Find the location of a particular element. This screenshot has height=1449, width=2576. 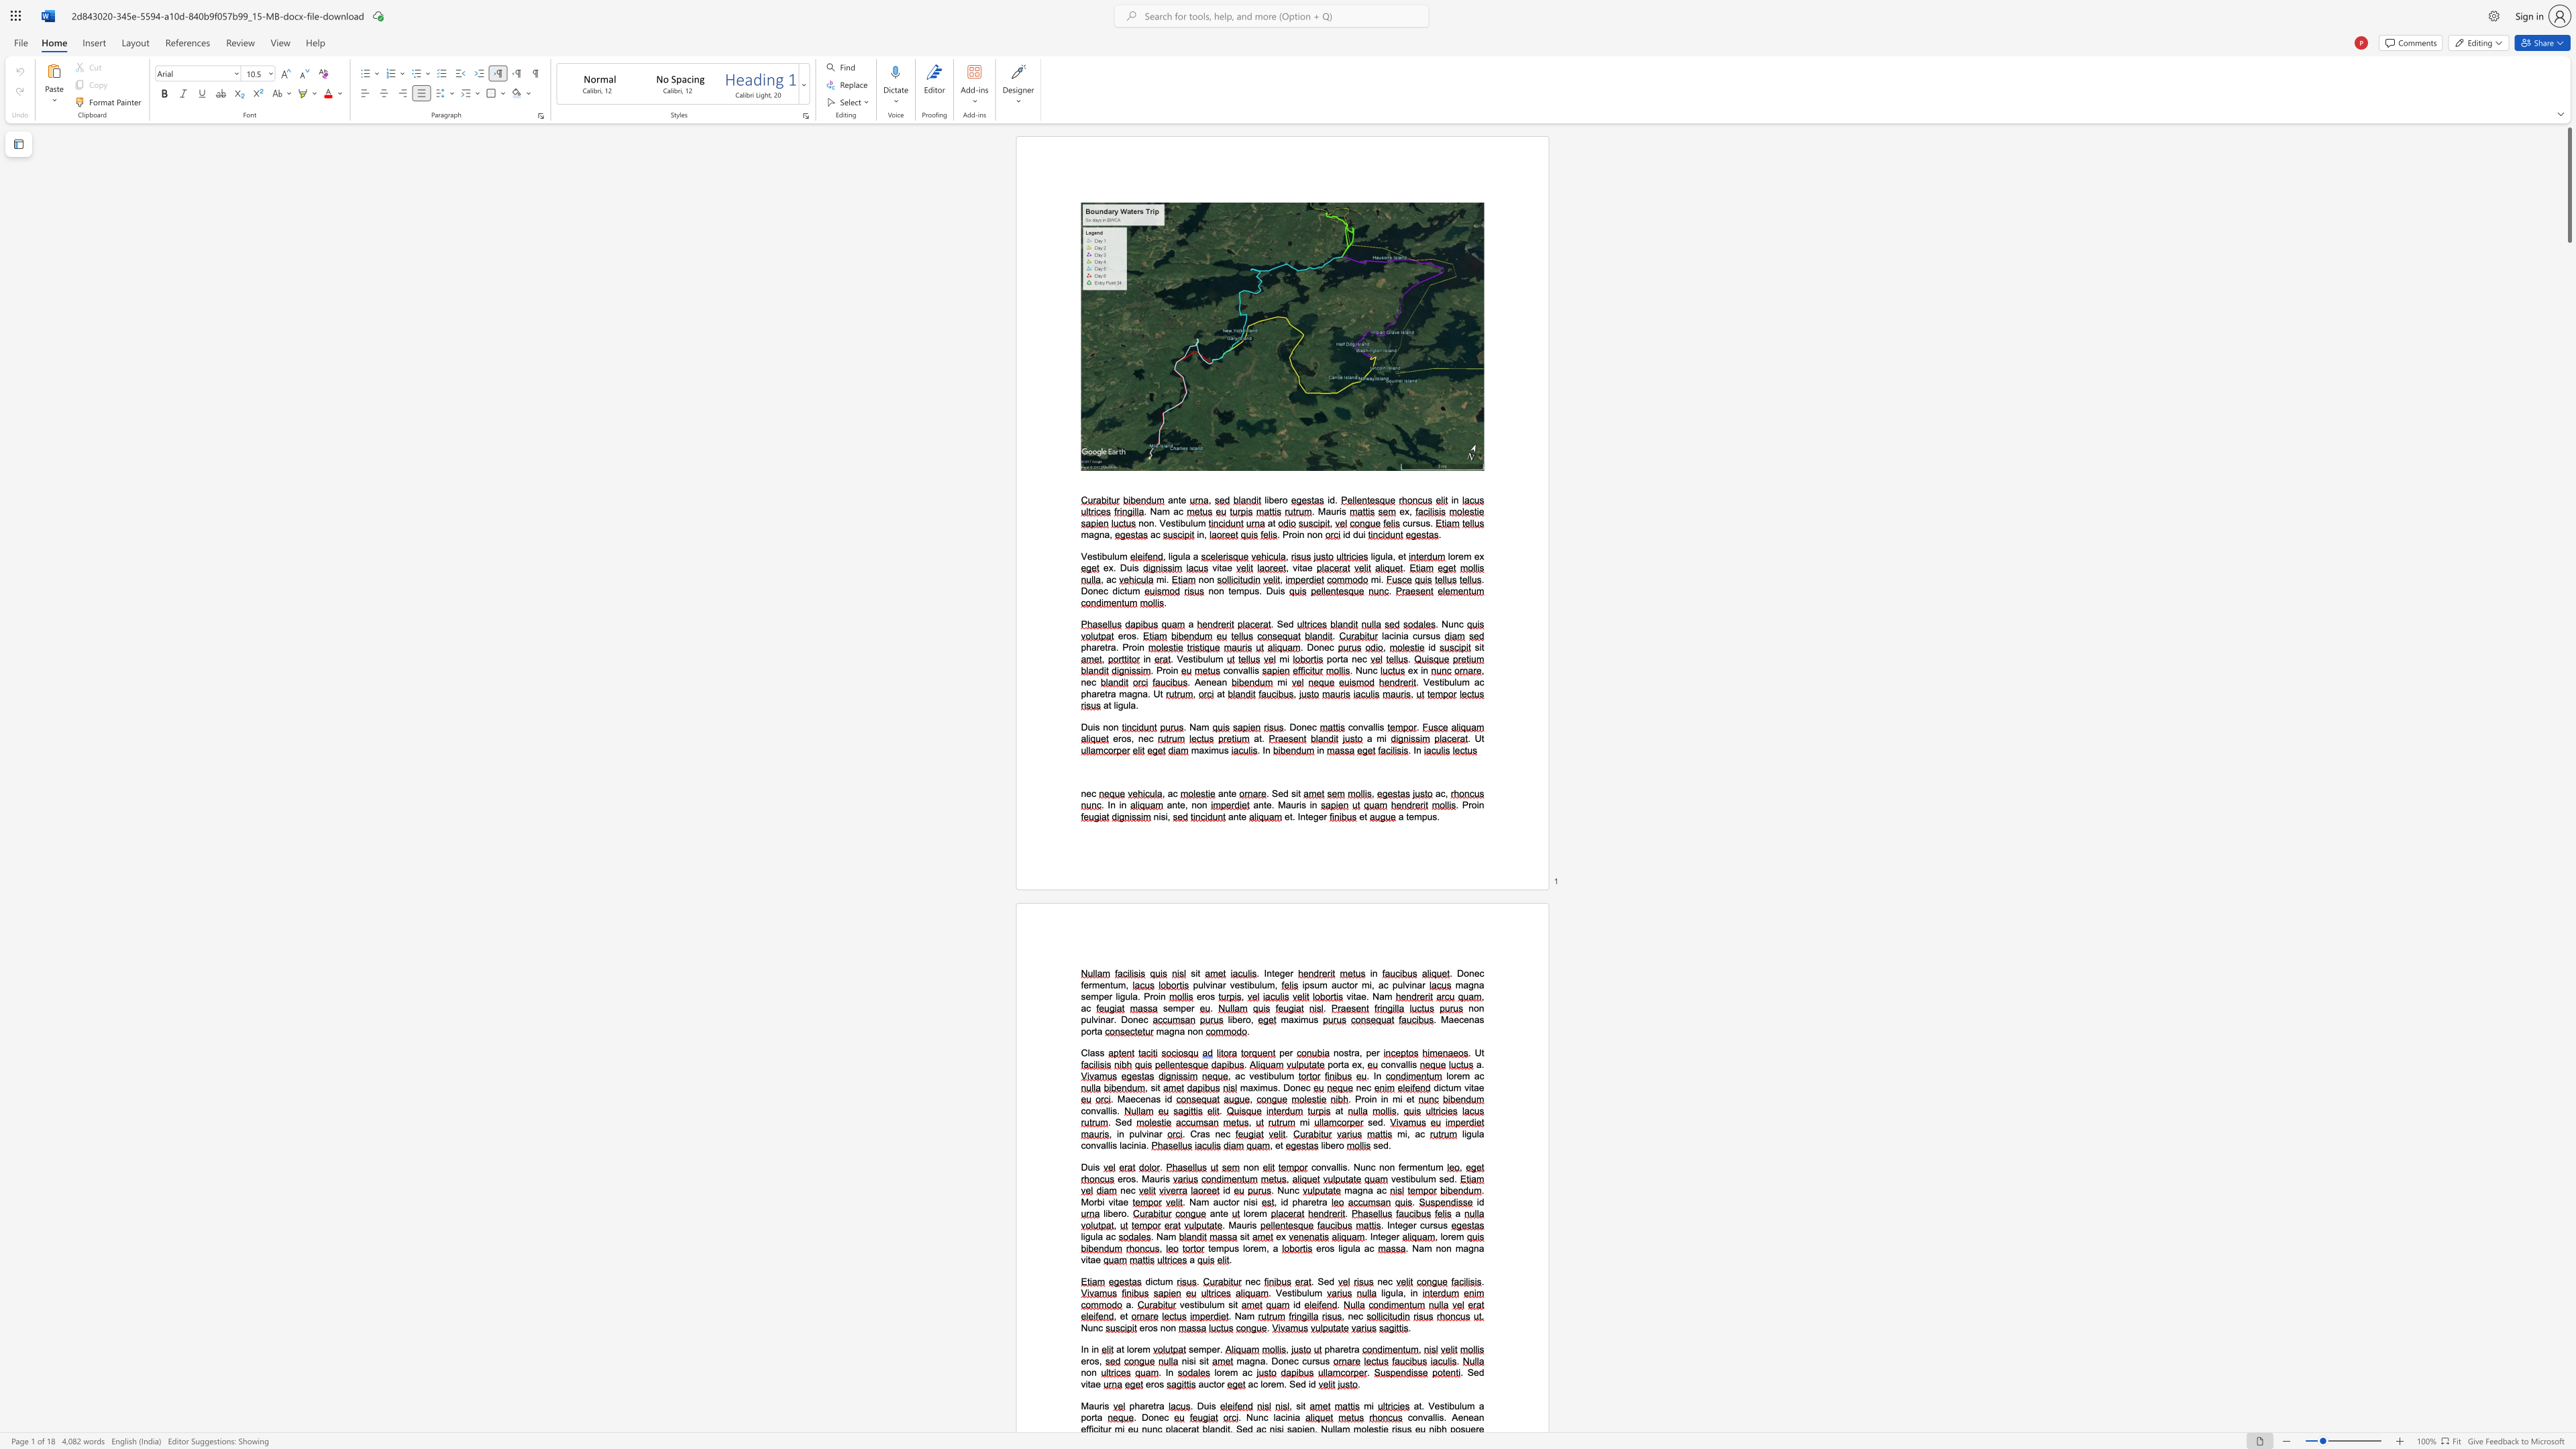

the 1th character "m" in the text is located at coordinates (1134, 590).